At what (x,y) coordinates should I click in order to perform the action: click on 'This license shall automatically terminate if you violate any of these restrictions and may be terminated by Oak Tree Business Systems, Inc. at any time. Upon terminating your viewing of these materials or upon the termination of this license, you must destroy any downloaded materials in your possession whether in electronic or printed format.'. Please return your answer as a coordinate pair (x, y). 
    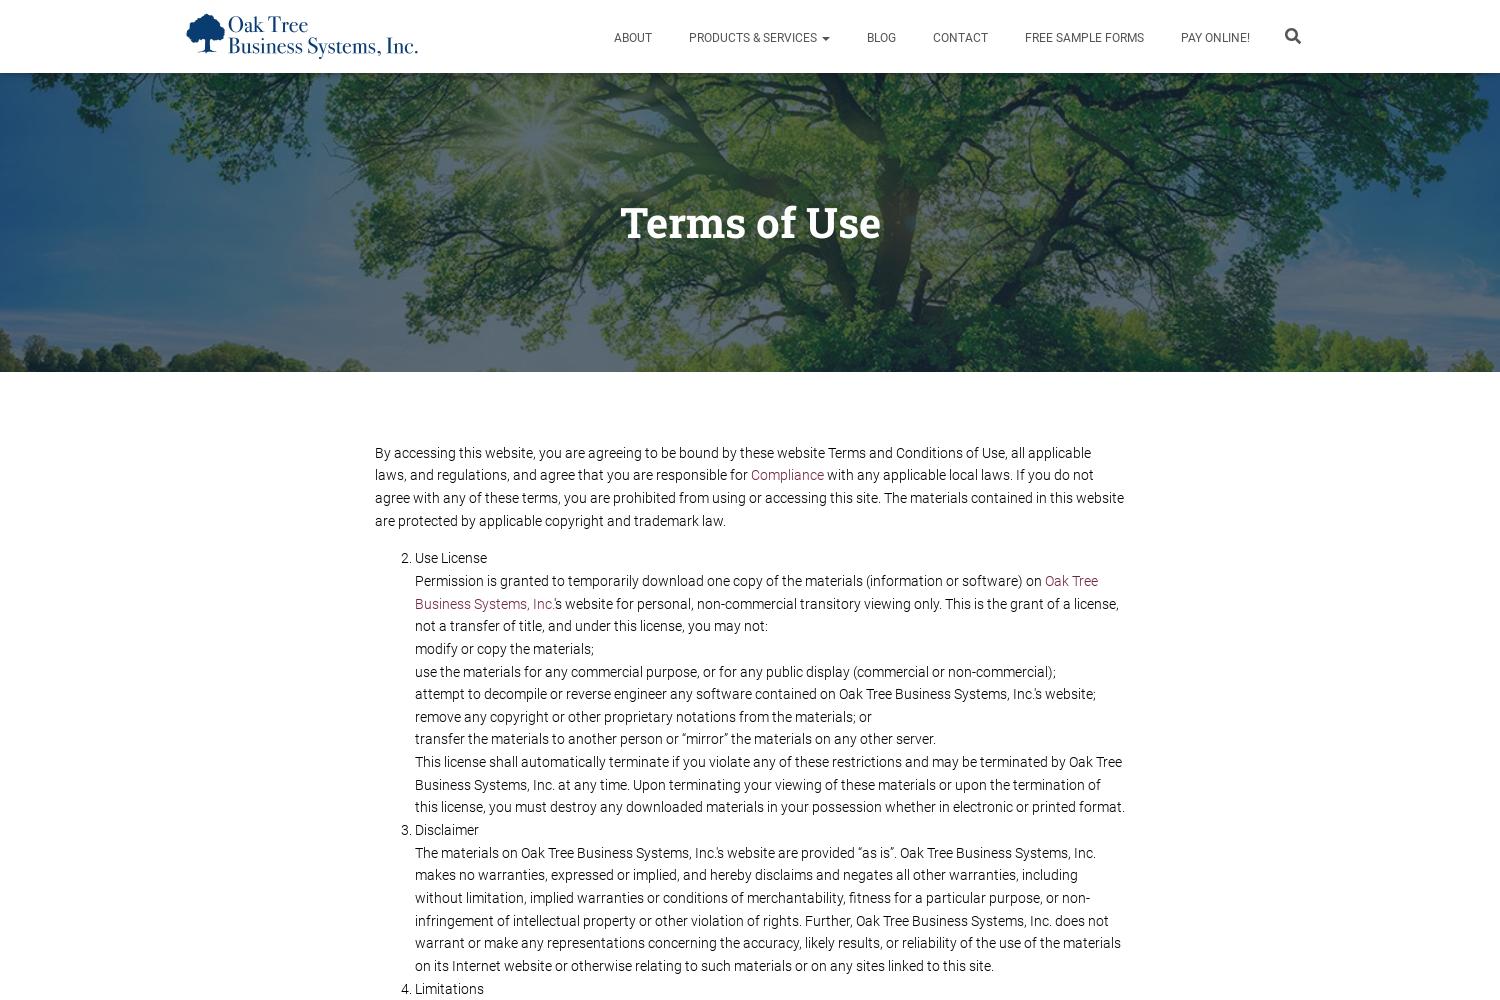
    Looking at the image, I should click on (769, 784).